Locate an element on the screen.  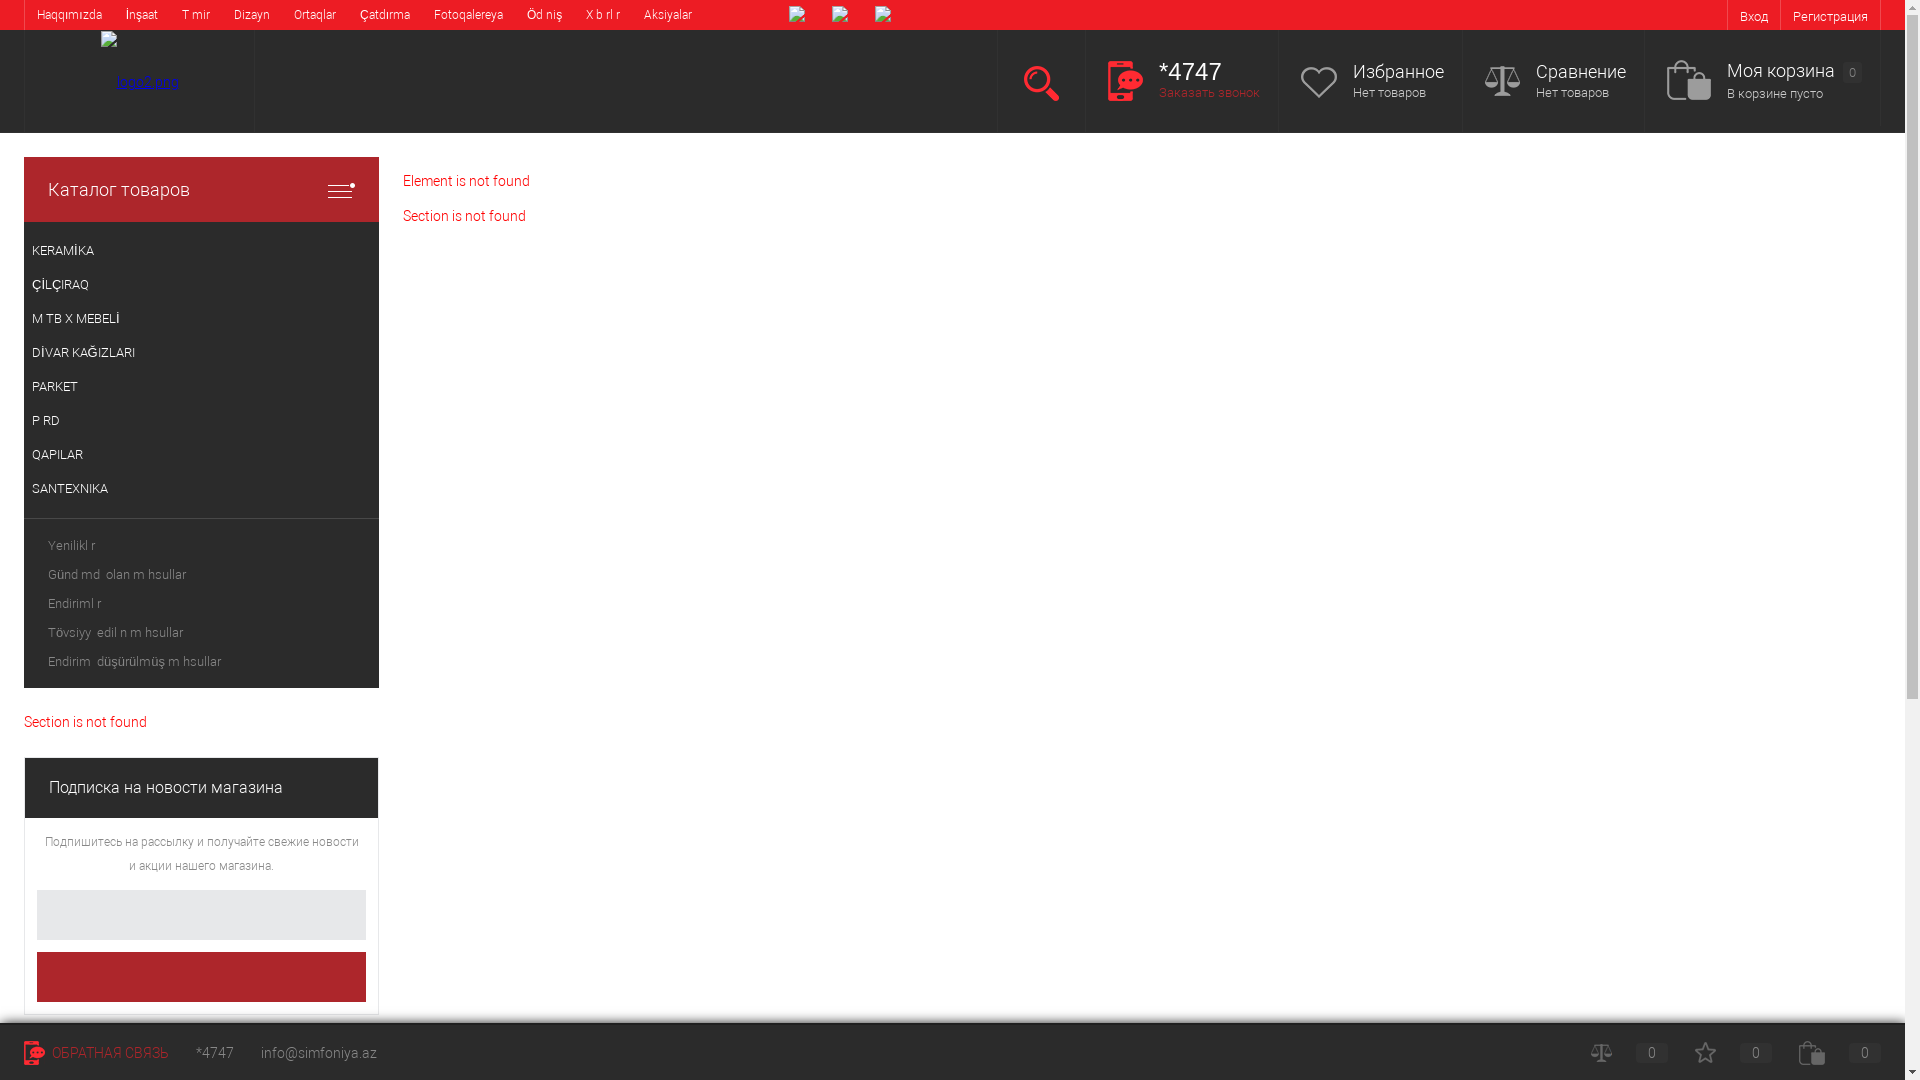
'logo2.png' is located at coordinates (99, 80).